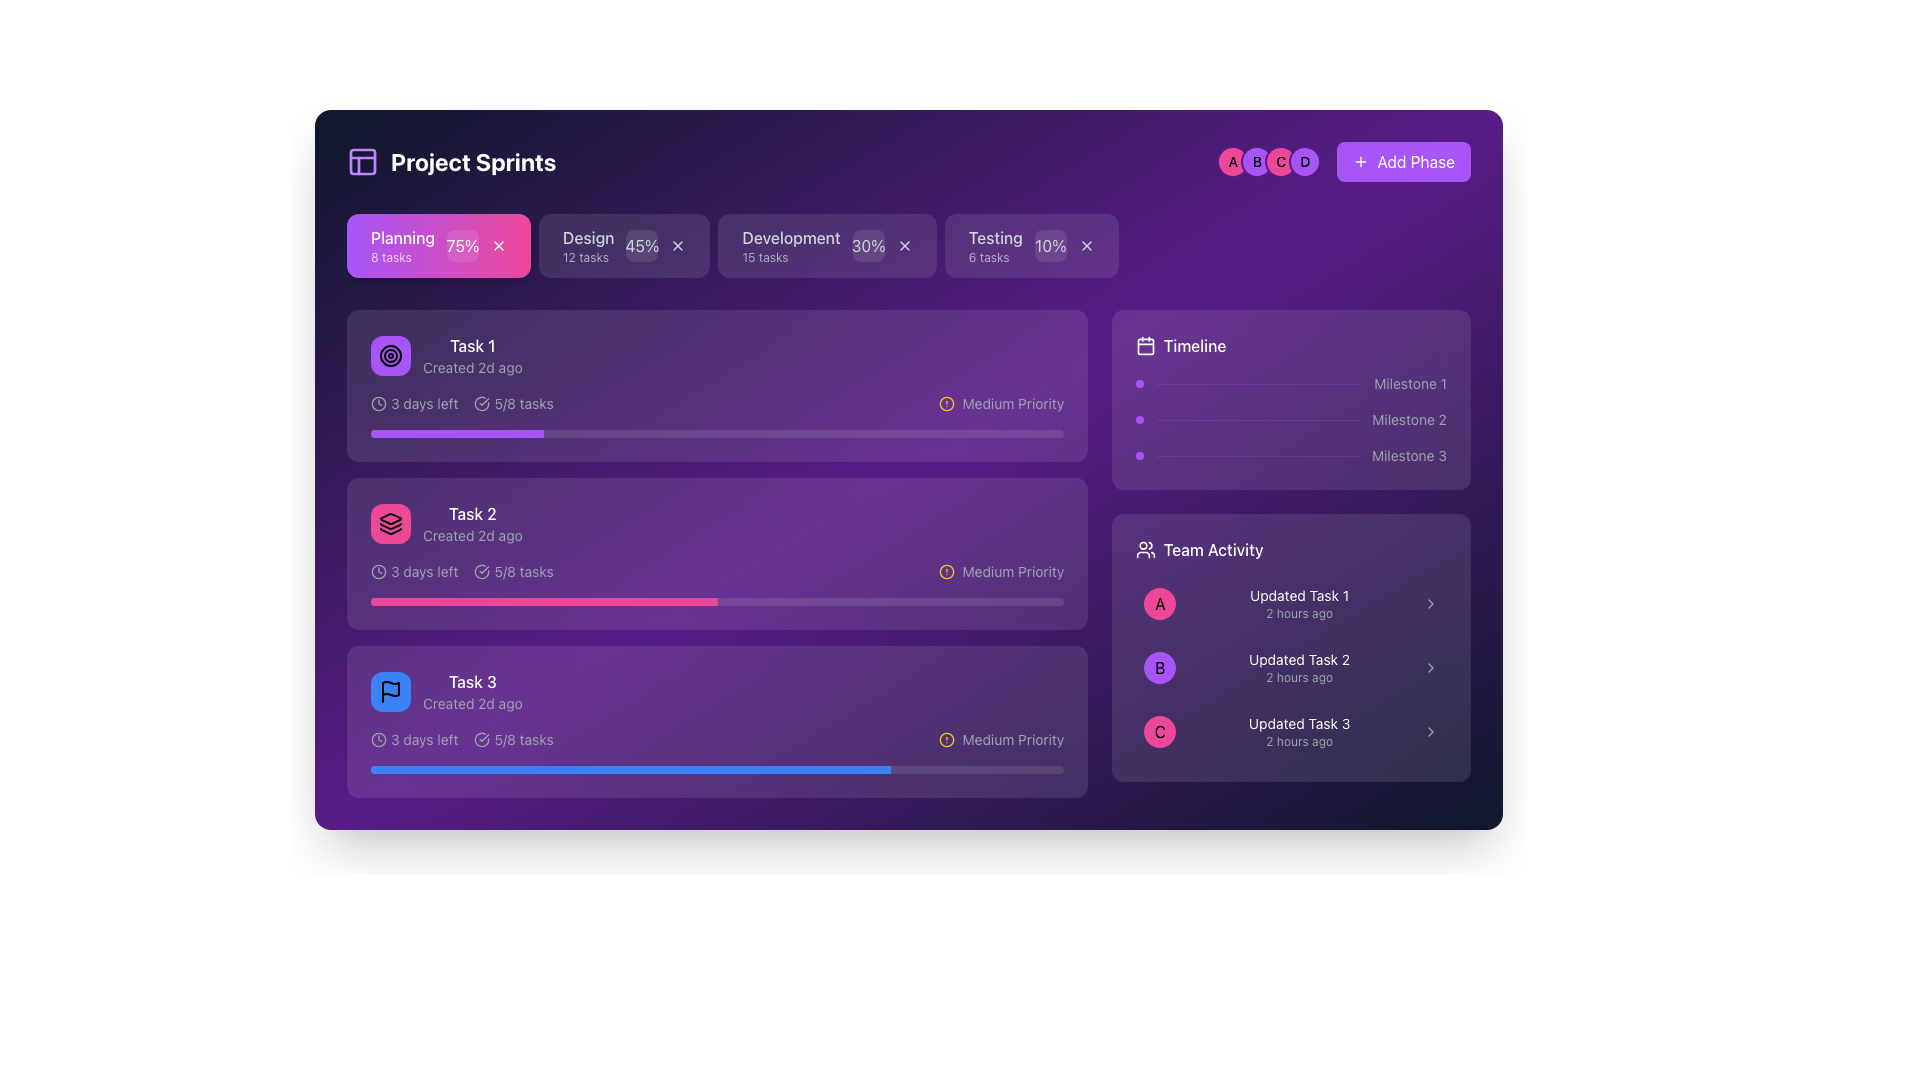  Describe the element at coordinates (1291, 419) in the screenshot. I see `the second milestone indicator in the timeline` at that location.